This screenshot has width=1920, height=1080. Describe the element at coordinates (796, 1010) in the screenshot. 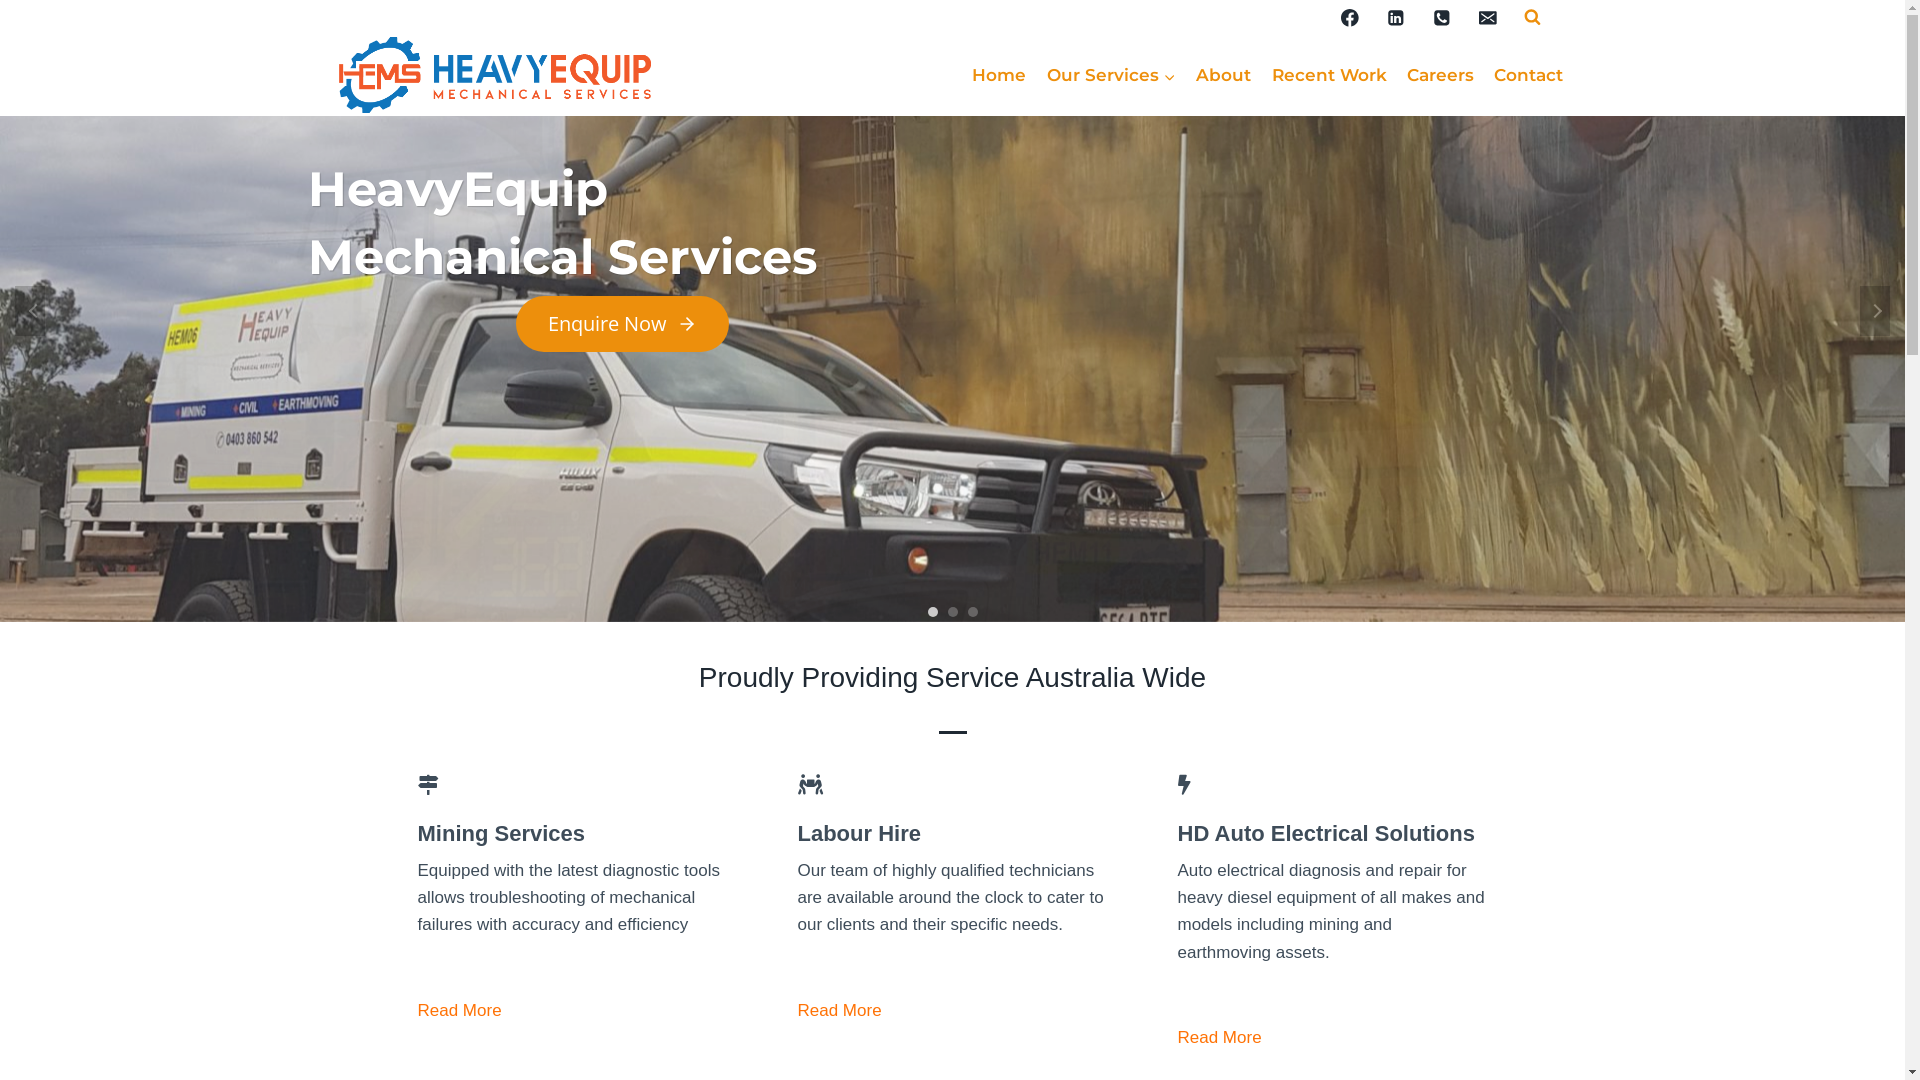

I see `'Read More'` at that location.